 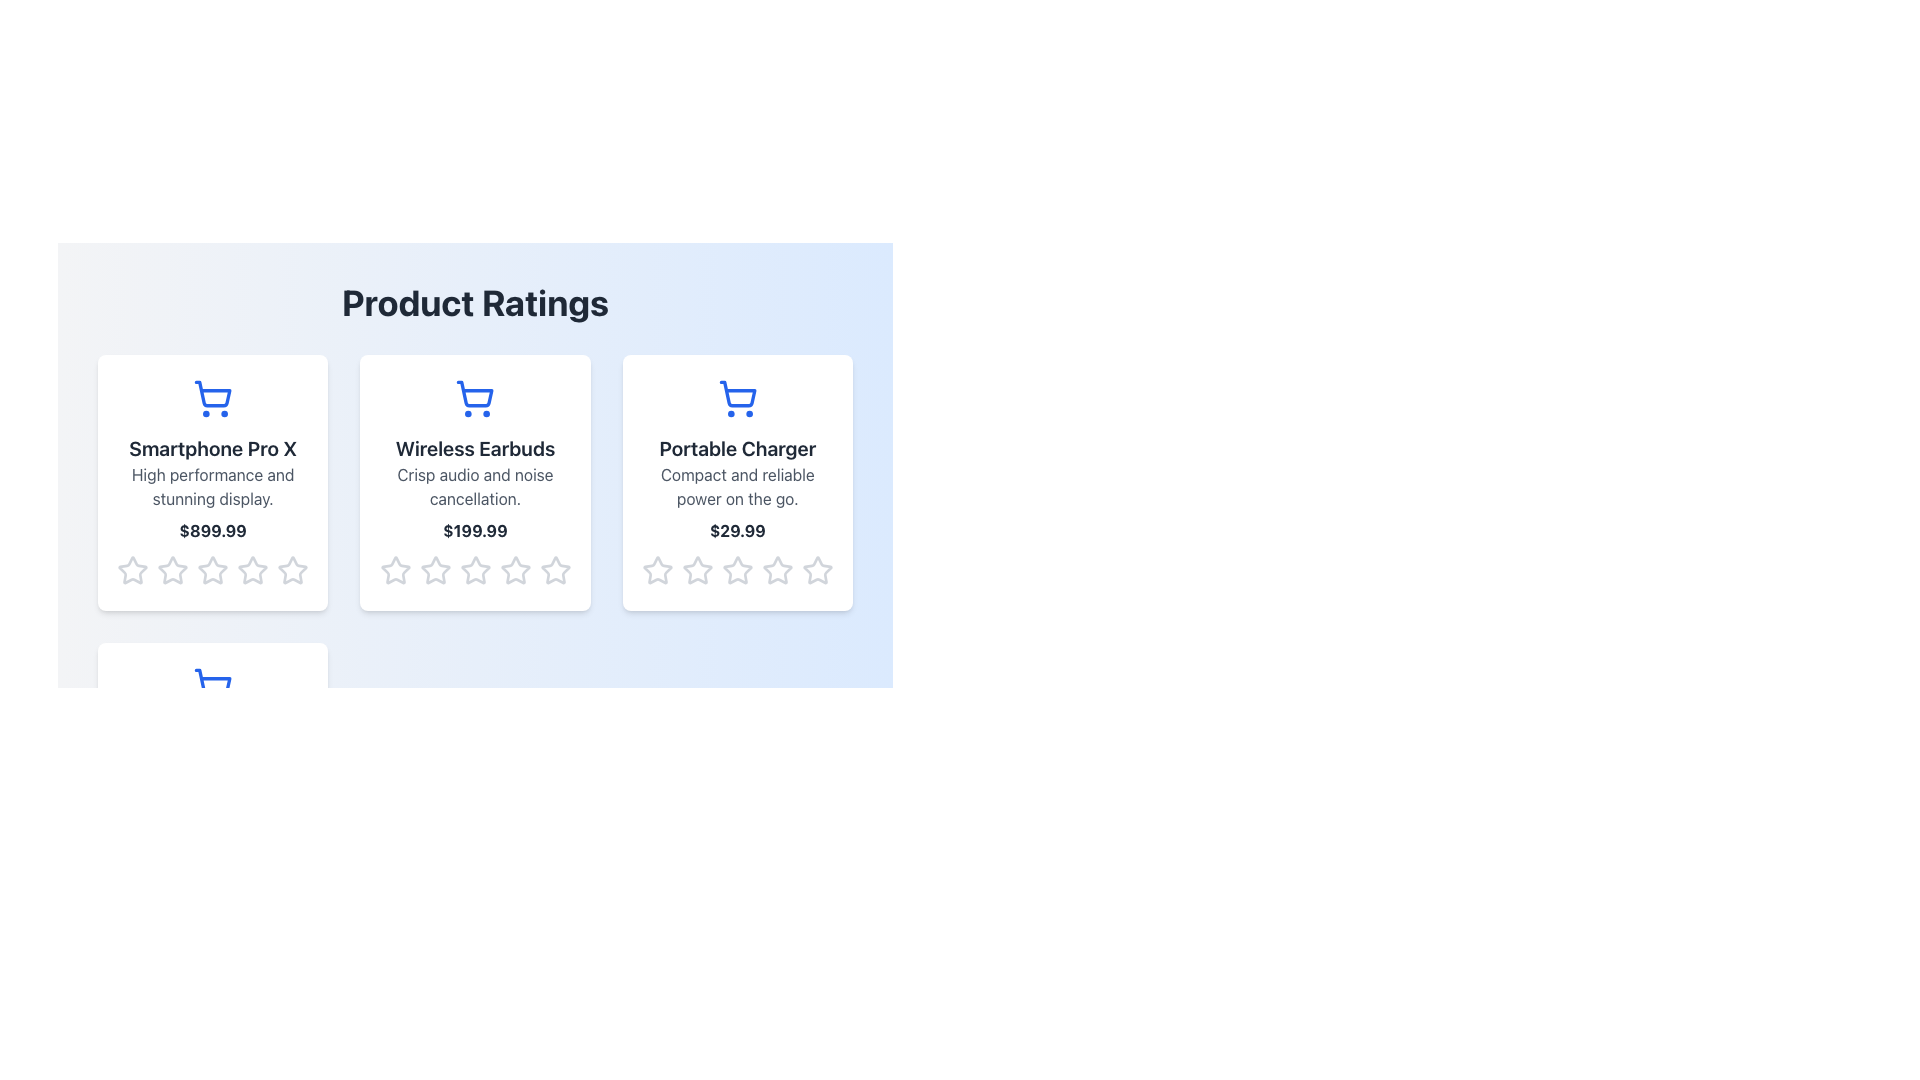 I want to click on the first star icon in the rating bar for the product 'Smartphone Pro X', so click(x=132, y=570).